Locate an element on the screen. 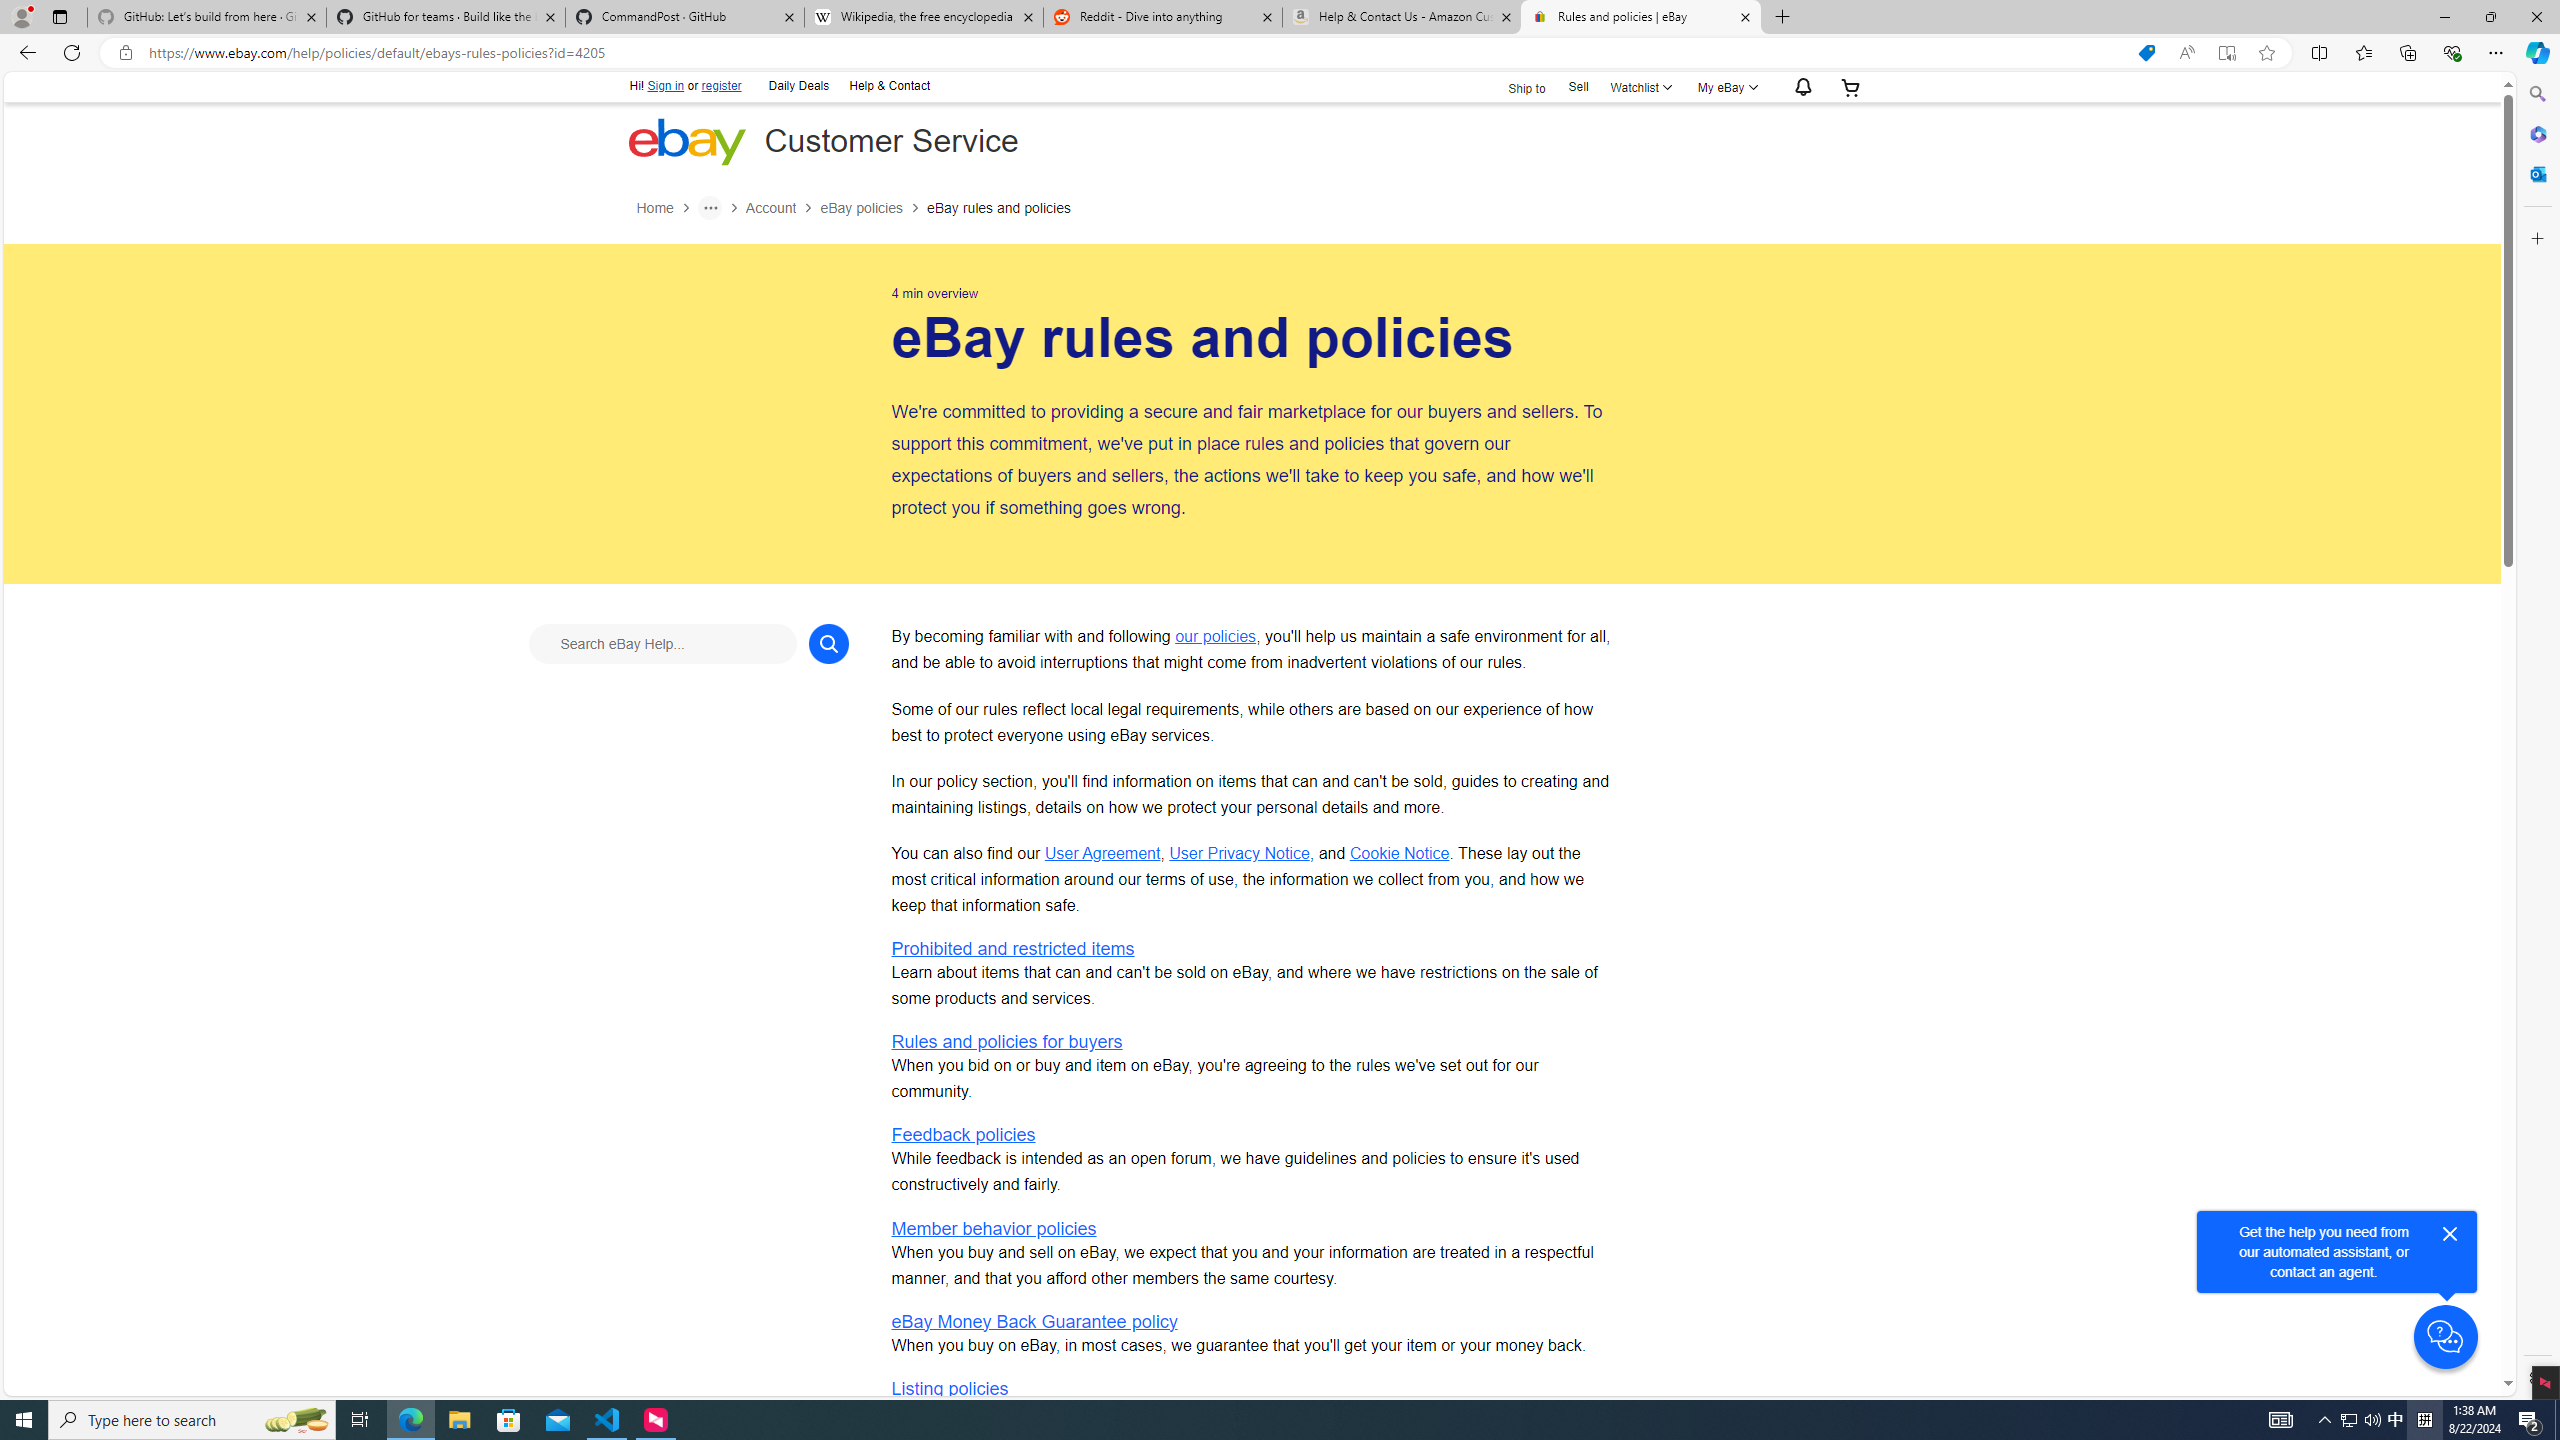 Image resolution: width=2560 pixels, height=1440 pixels. 'Member behavior policies' is located at coordinates (994, 1228).